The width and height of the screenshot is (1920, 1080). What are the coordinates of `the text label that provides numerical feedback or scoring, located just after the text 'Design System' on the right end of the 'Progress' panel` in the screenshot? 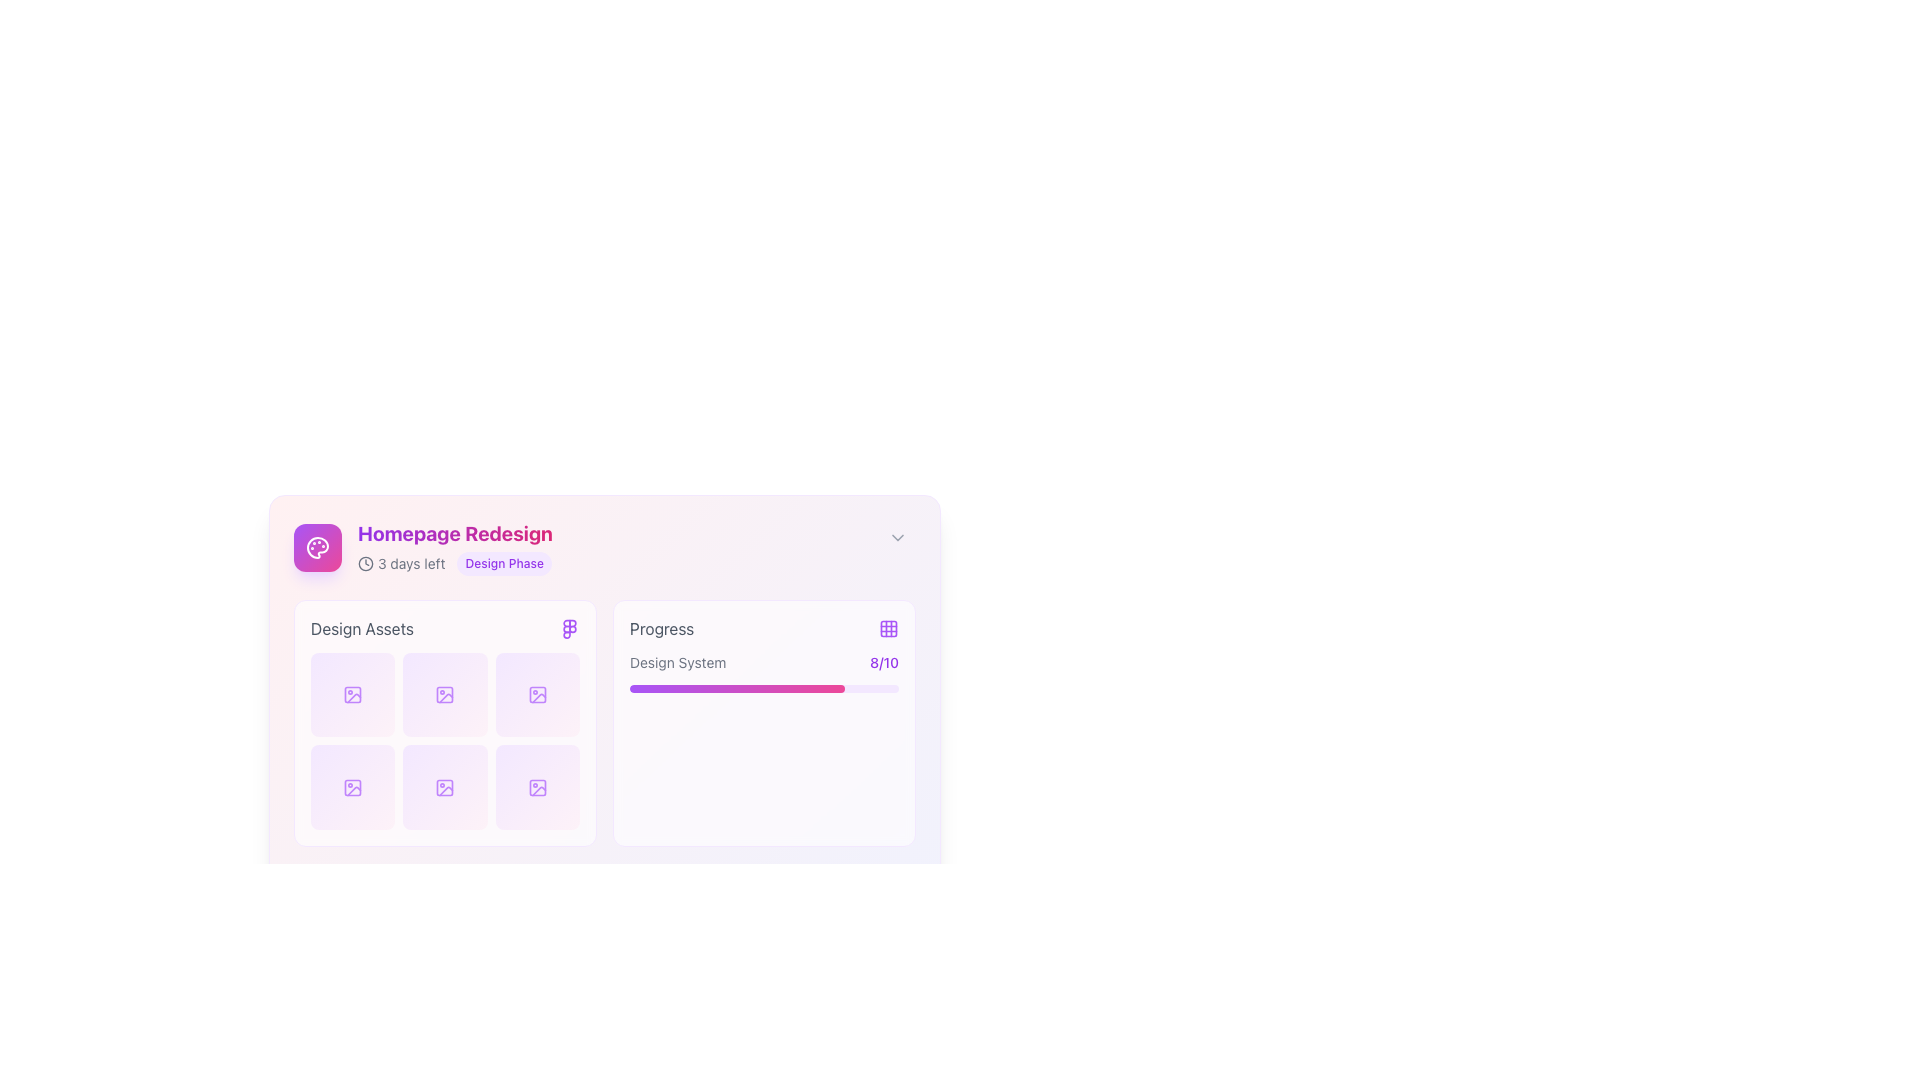 It's located at (883, 663).